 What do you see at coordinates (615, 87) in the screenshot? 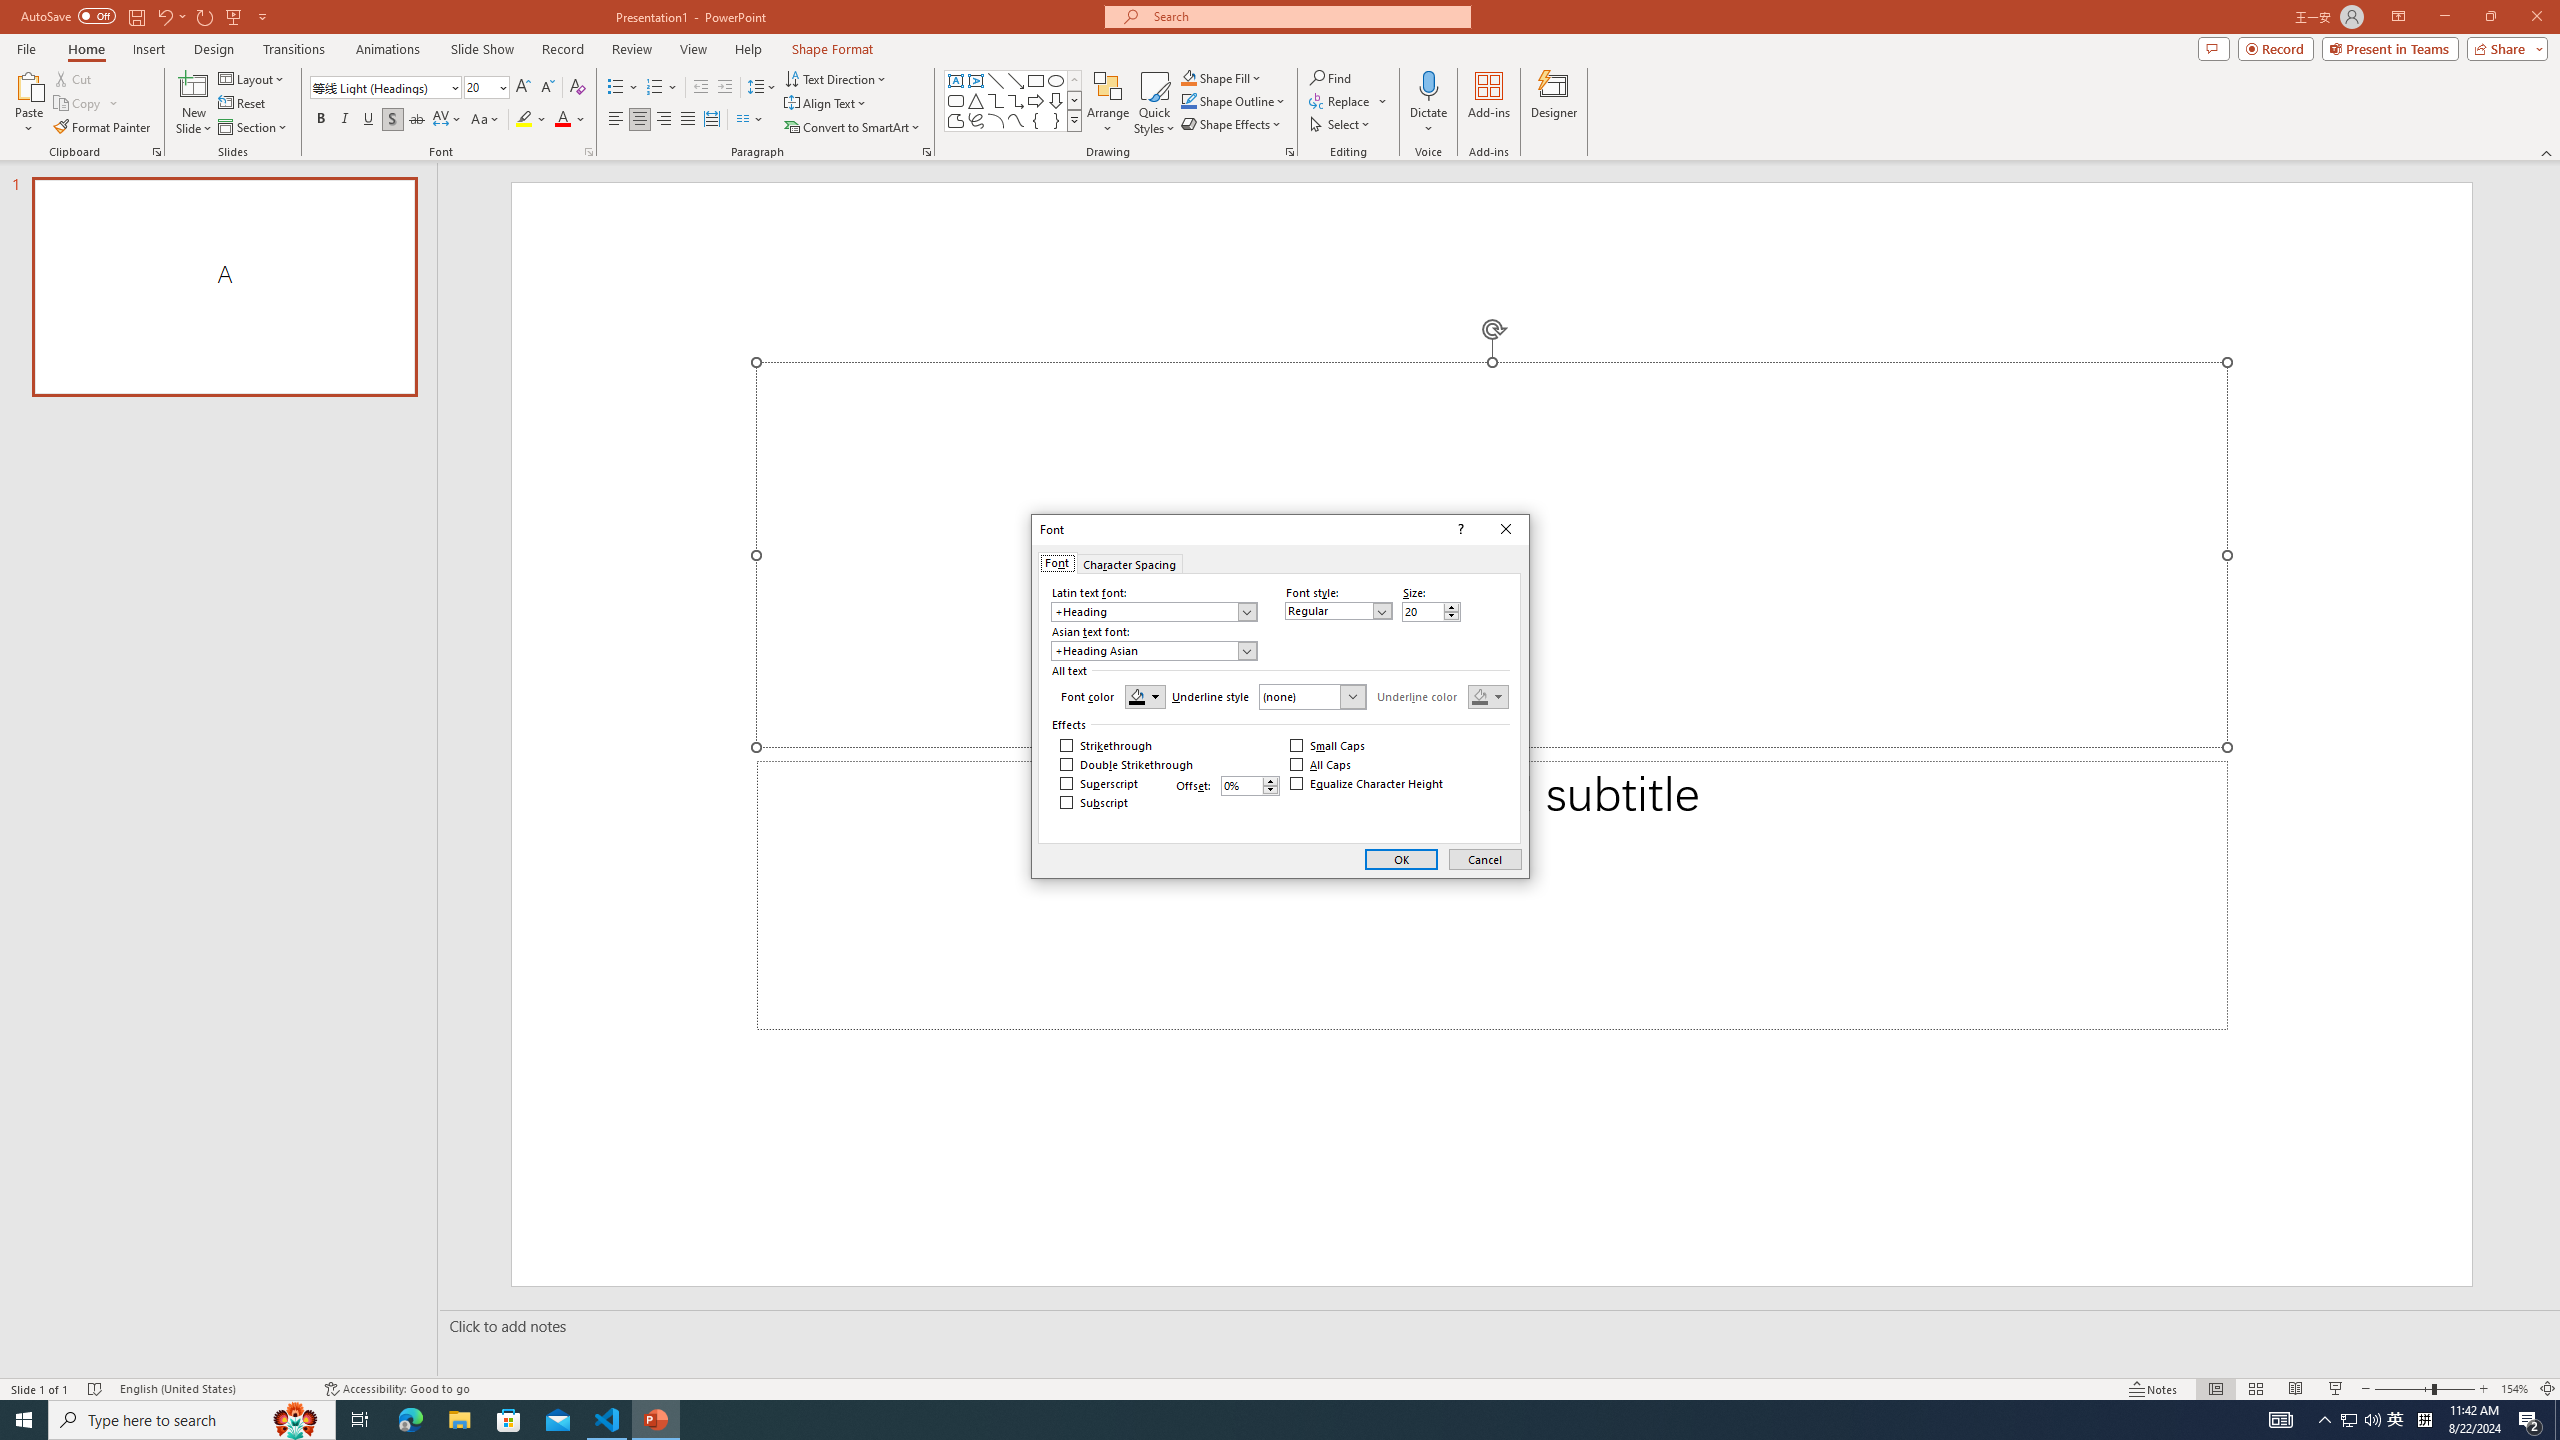
I see `'Bullets'` at bounding box center [615, 87].